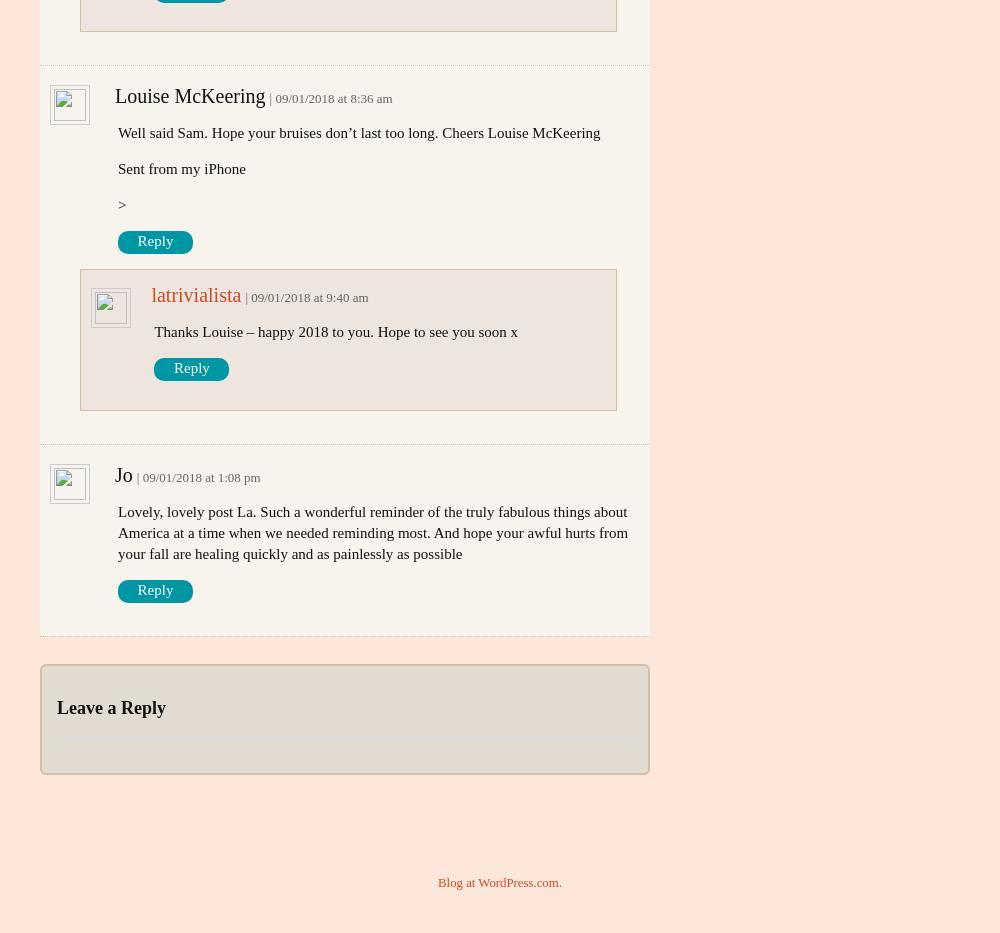 The image size is (1000, 933). What do you see at coordinates (154, 330) in the screenshot?
I see `'Thanks Louise – happy 2018 to you. Hope to see you soon x'` at bounding box center [154, 330].